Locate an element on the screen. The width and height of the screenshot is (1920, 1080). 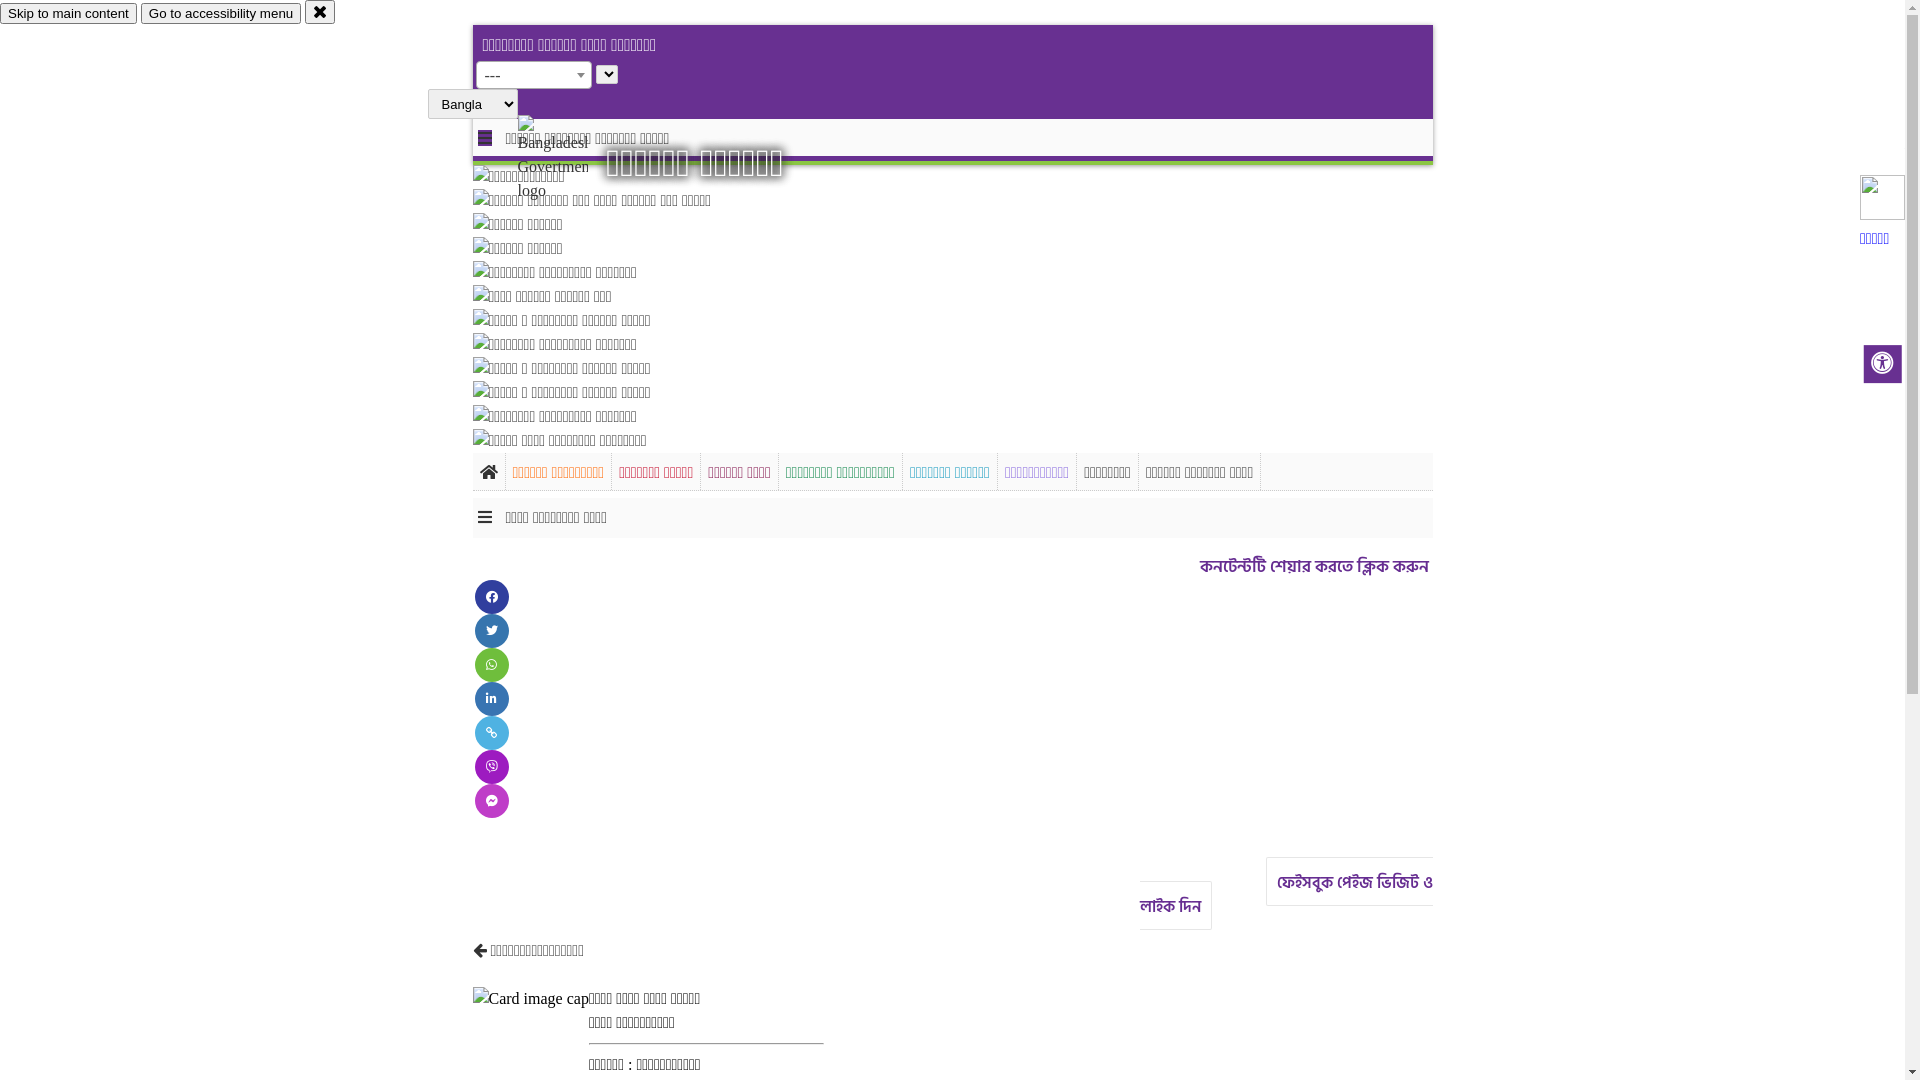
'Skip to main content' is located at coordinates (68, 13).